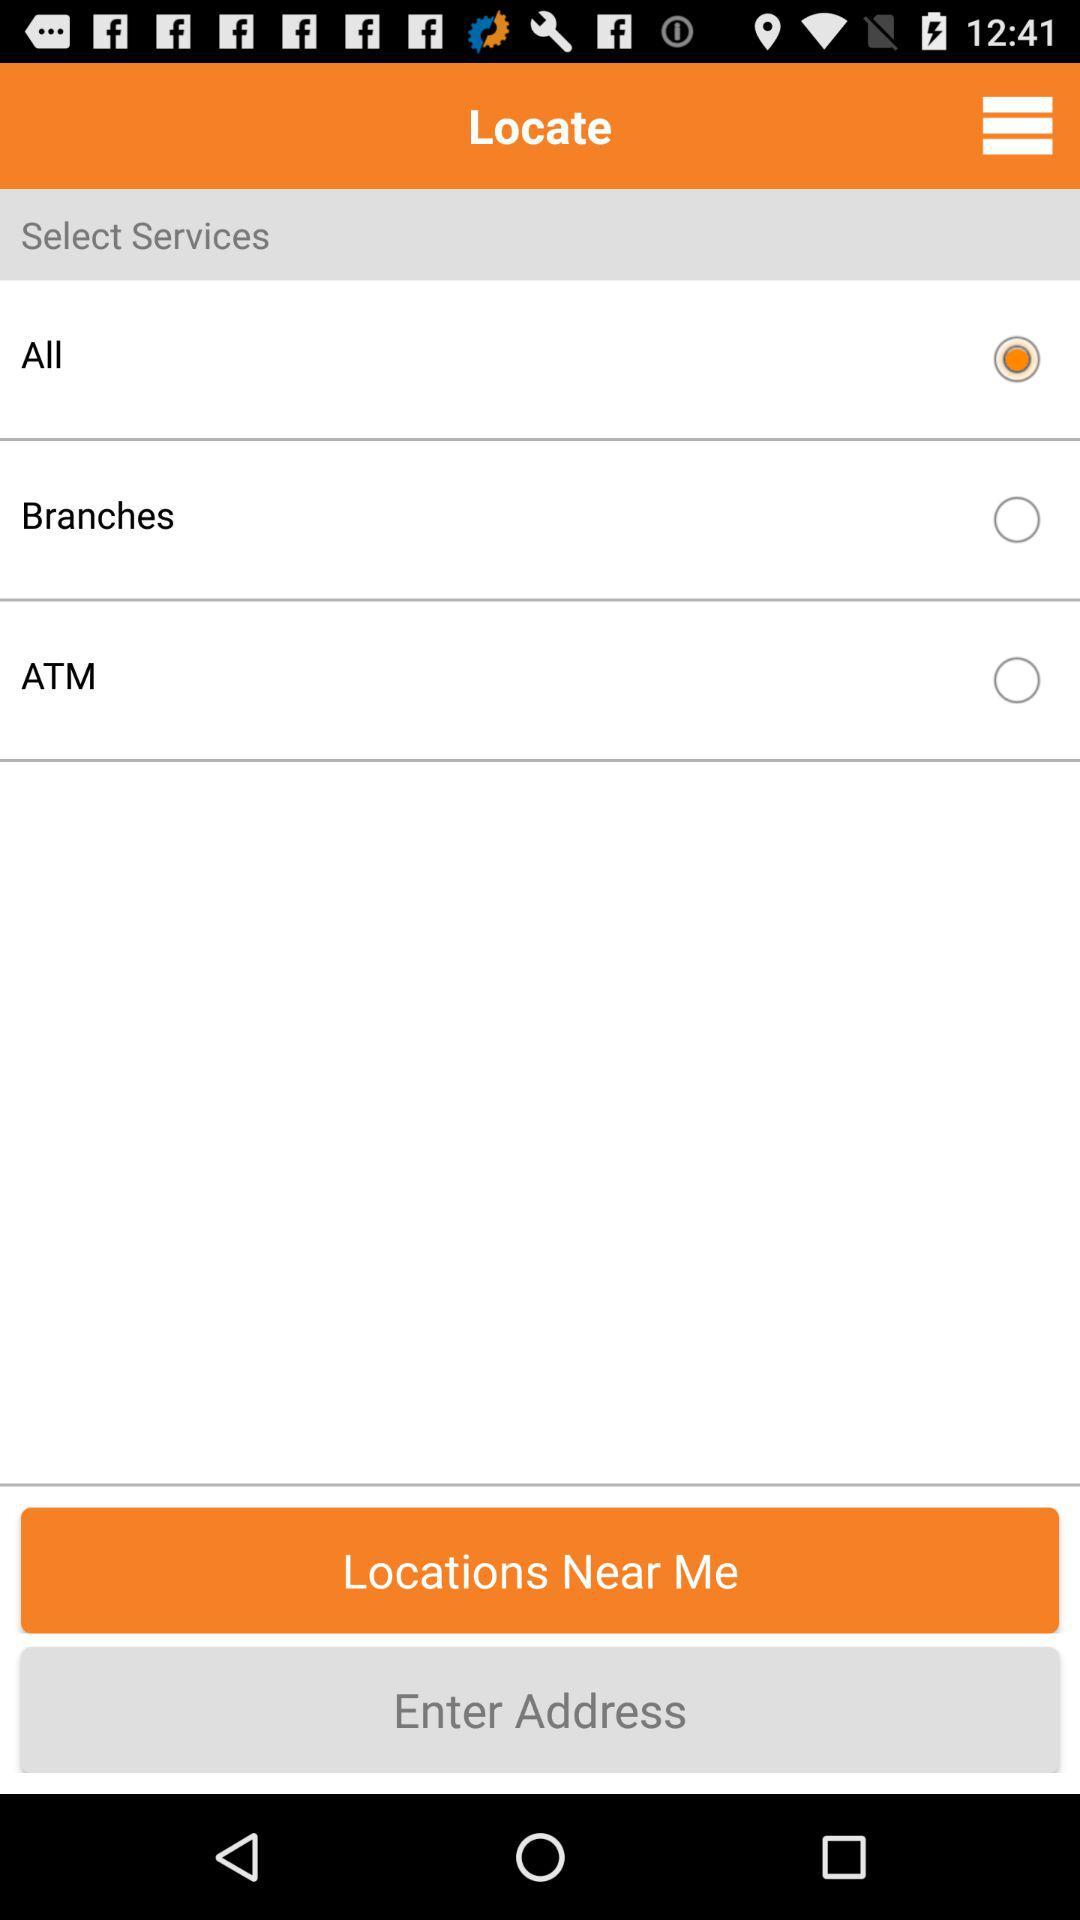 Image resolution: width=1080 pixels, height=1920 pixels. I want to click on the icon above the all, so click(1017, 124).